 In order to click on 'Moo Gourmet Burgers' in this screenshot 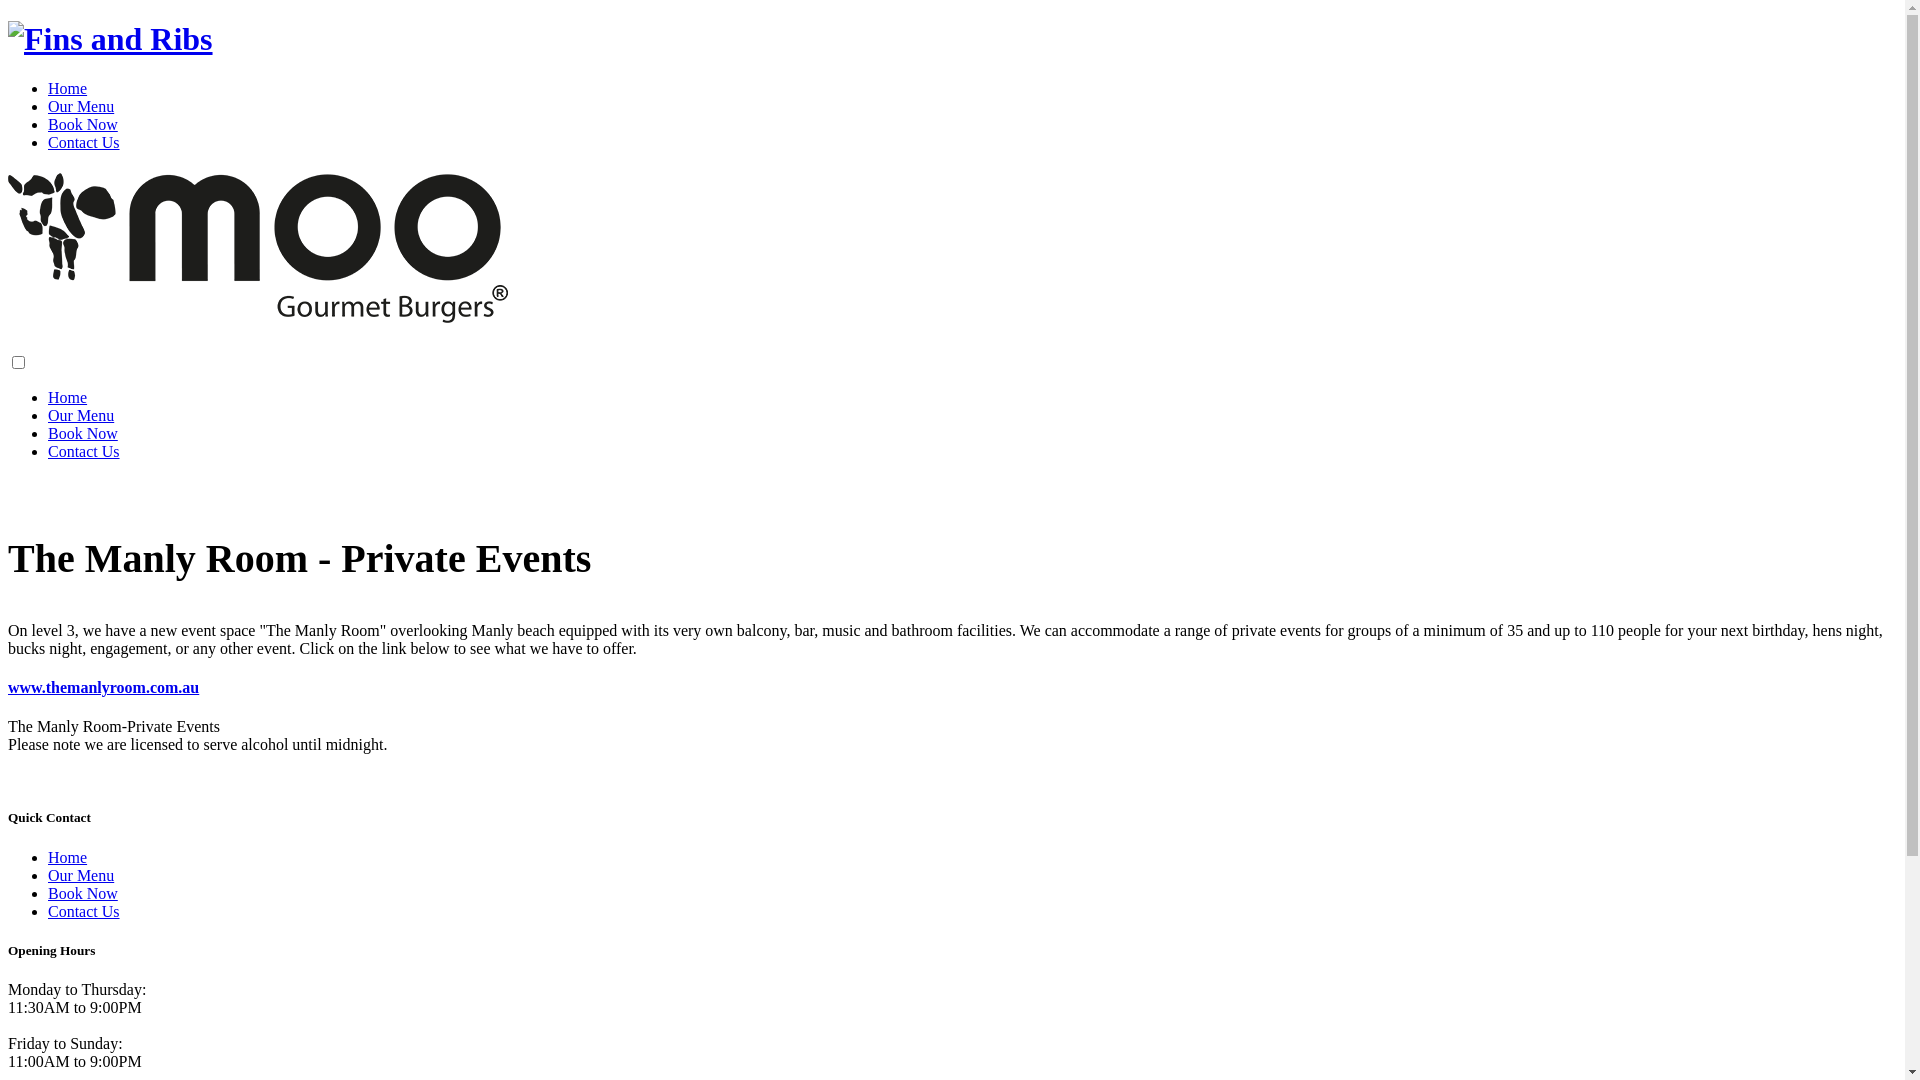, I will do `click(257, 312)`.